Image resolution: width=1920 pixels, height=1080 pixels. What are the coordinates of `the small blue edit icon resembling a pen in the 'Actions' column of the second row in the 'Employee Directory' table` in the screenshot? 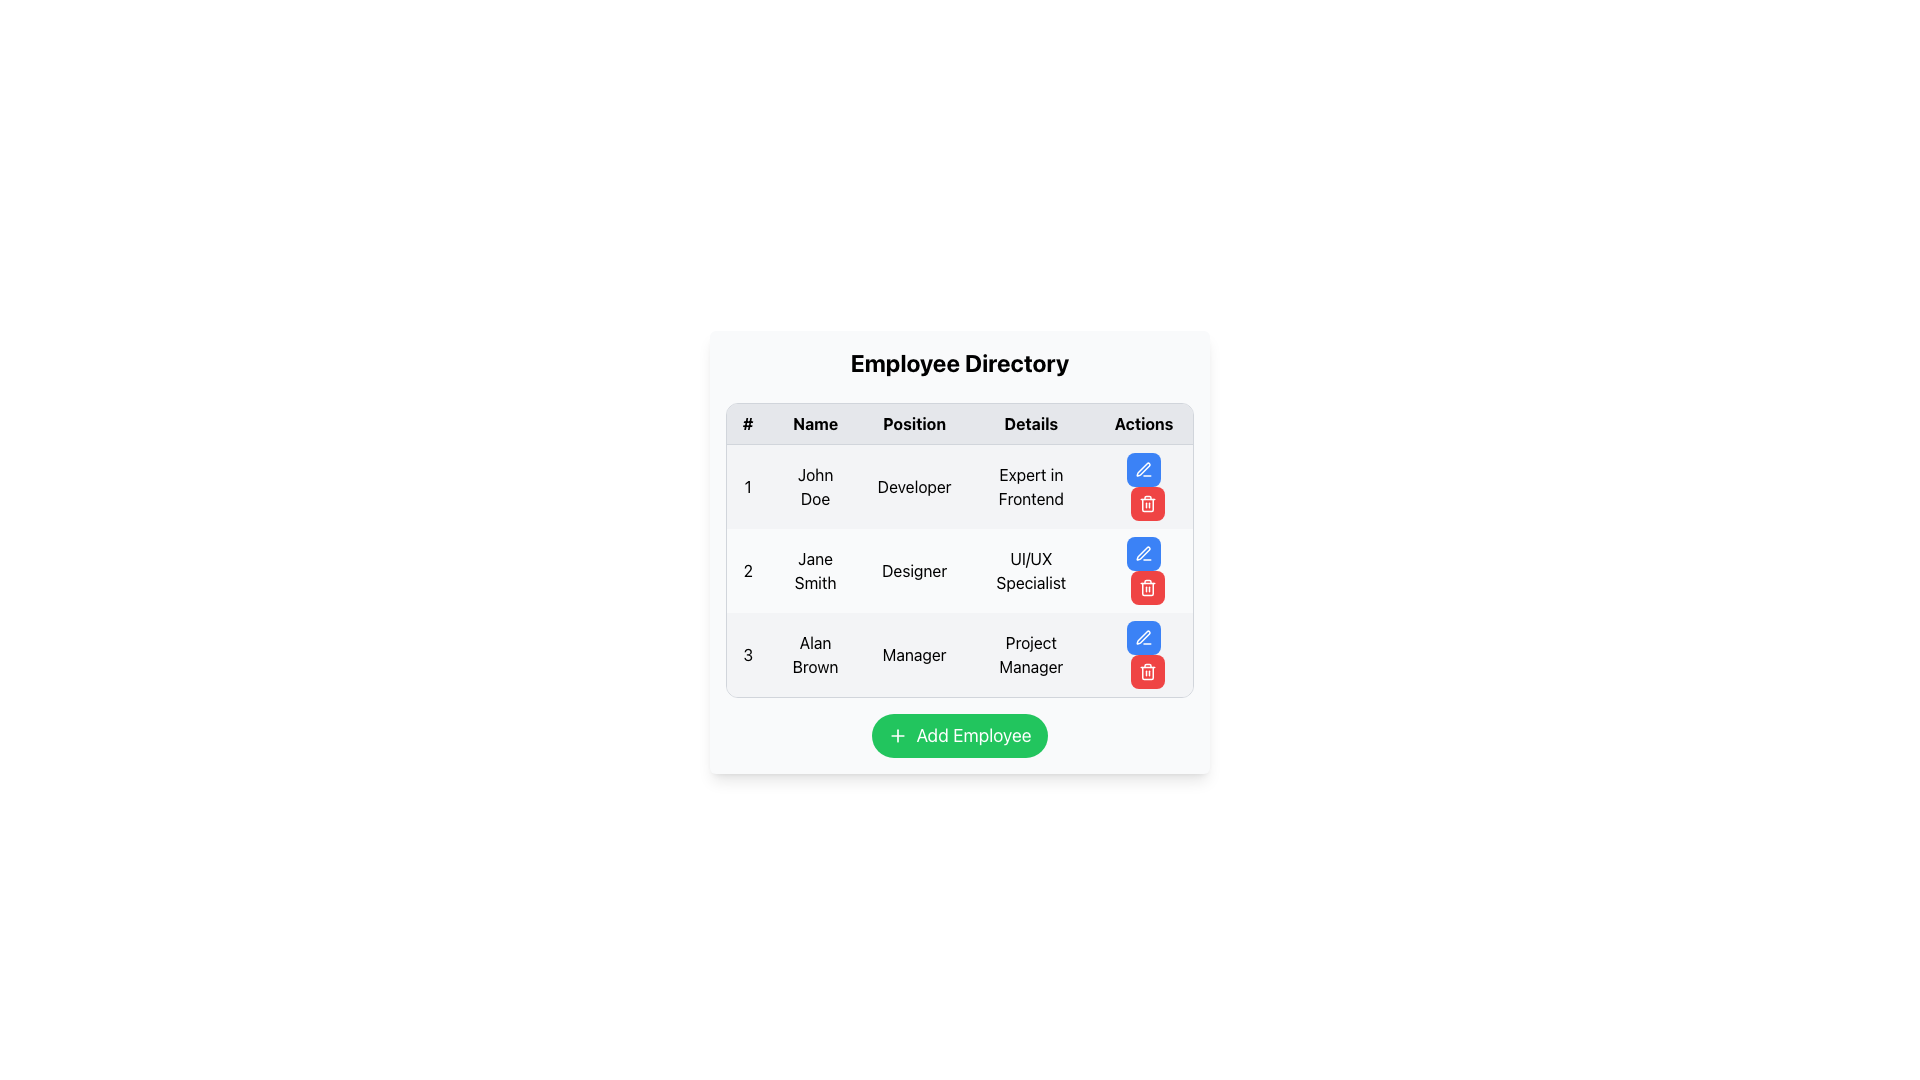 It's located at (1144, 554).